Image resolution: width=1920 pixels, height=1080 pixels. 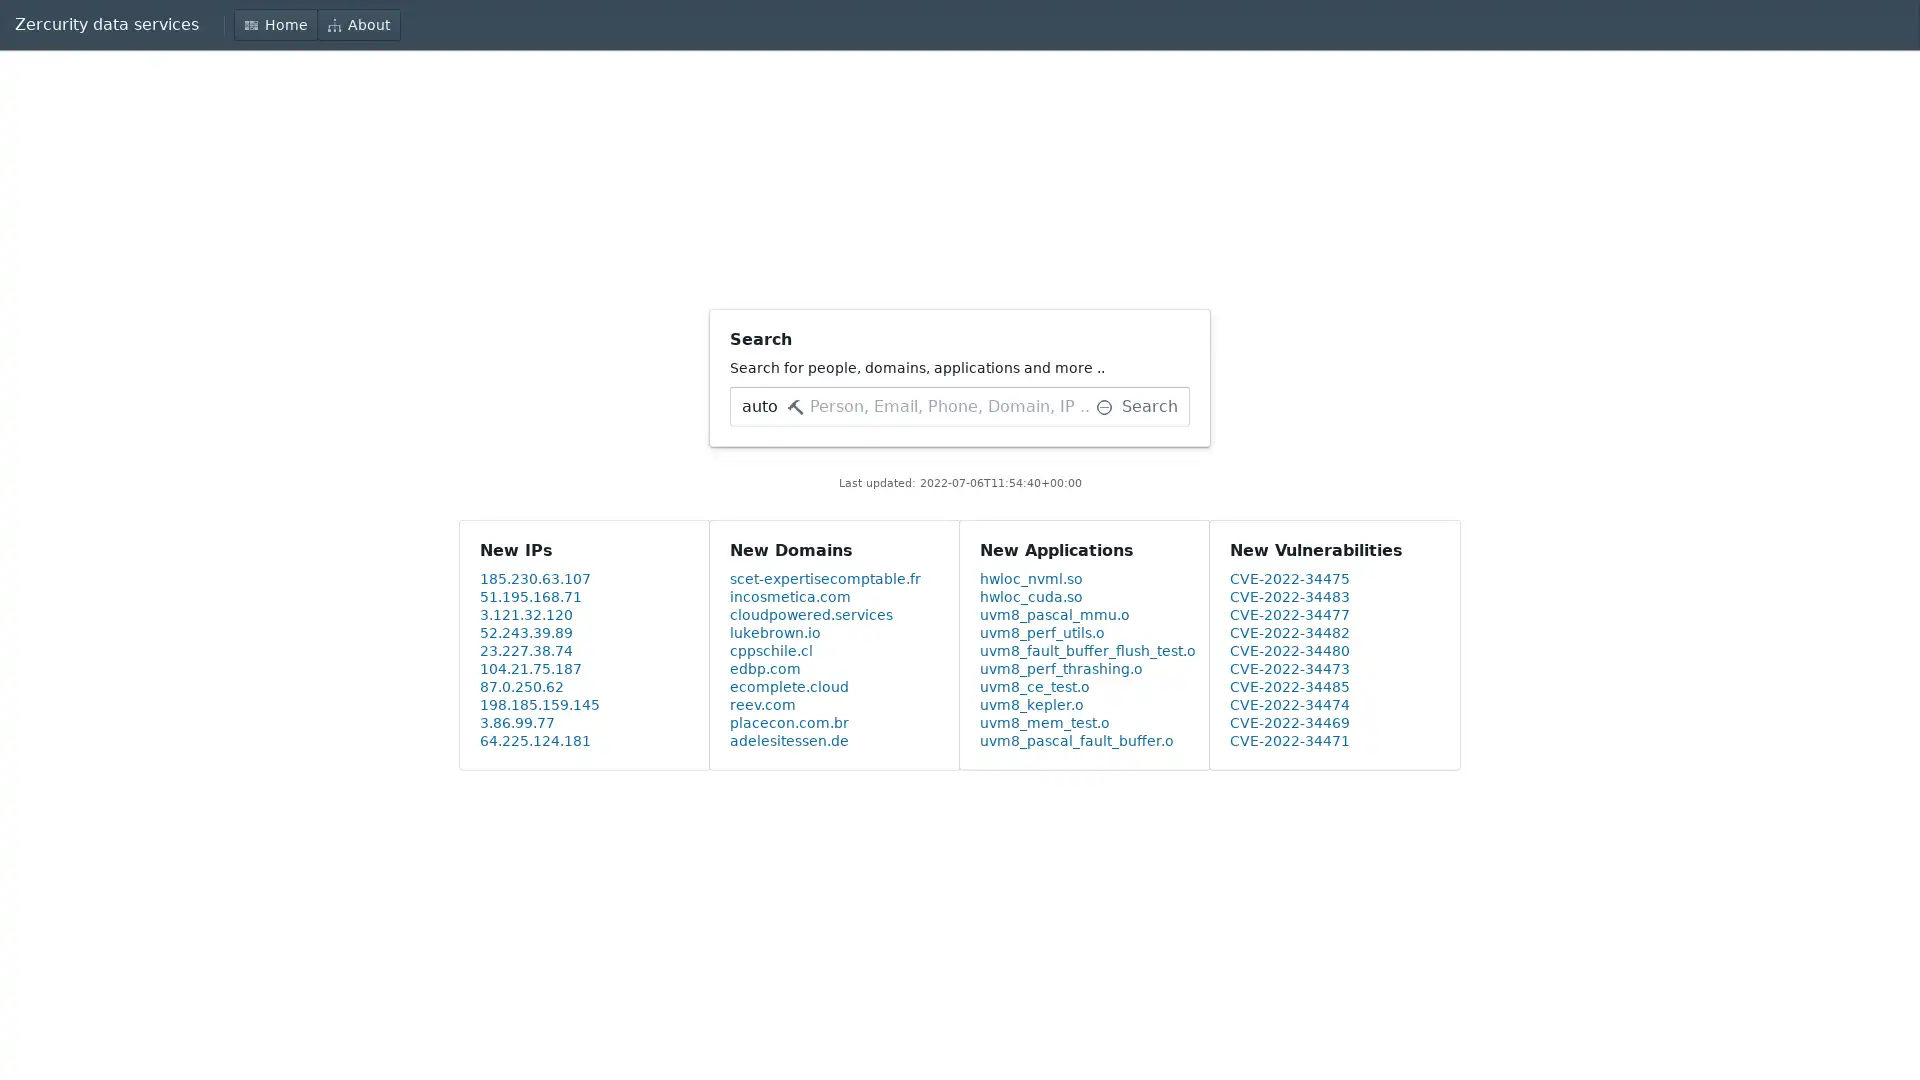 I want to click on Home, so click(x=275, y=24).